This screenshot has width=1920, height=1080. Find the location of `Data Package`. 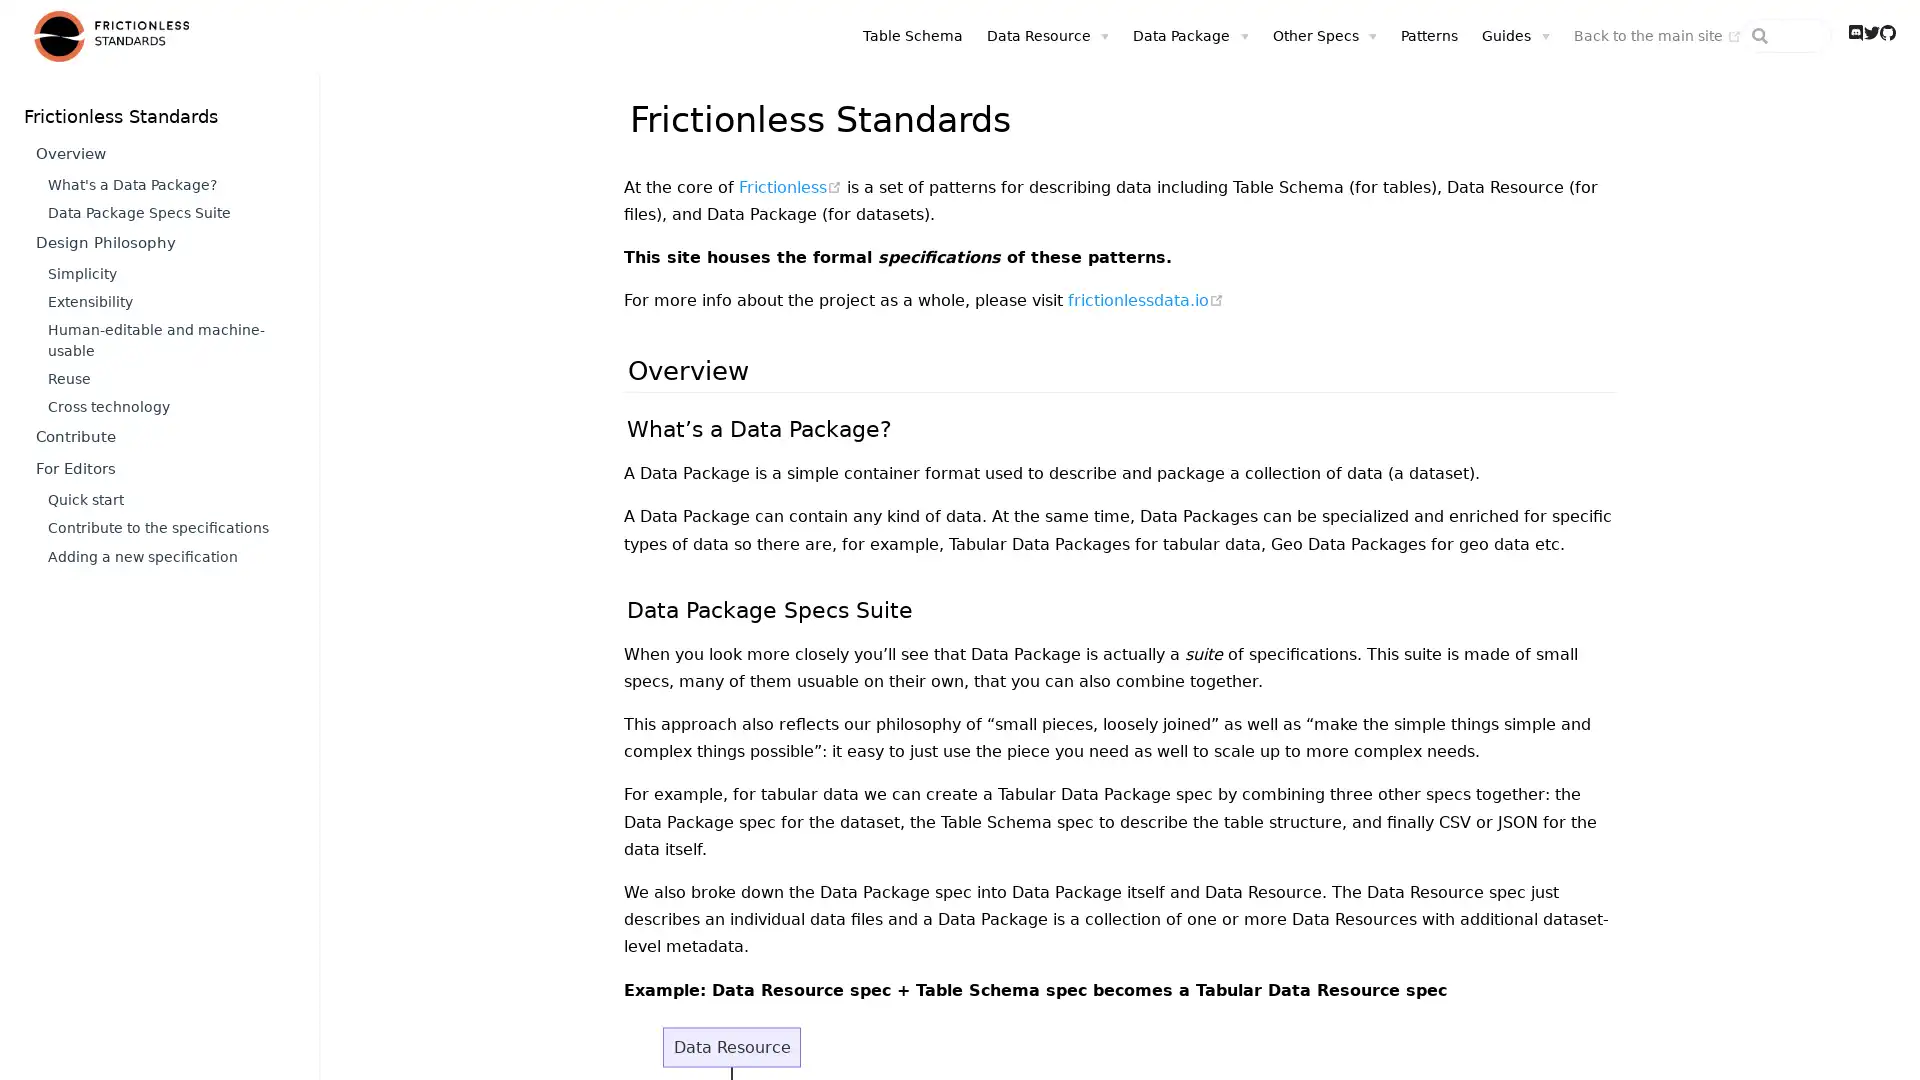

Data Package is located at coordinates (1078, 35).